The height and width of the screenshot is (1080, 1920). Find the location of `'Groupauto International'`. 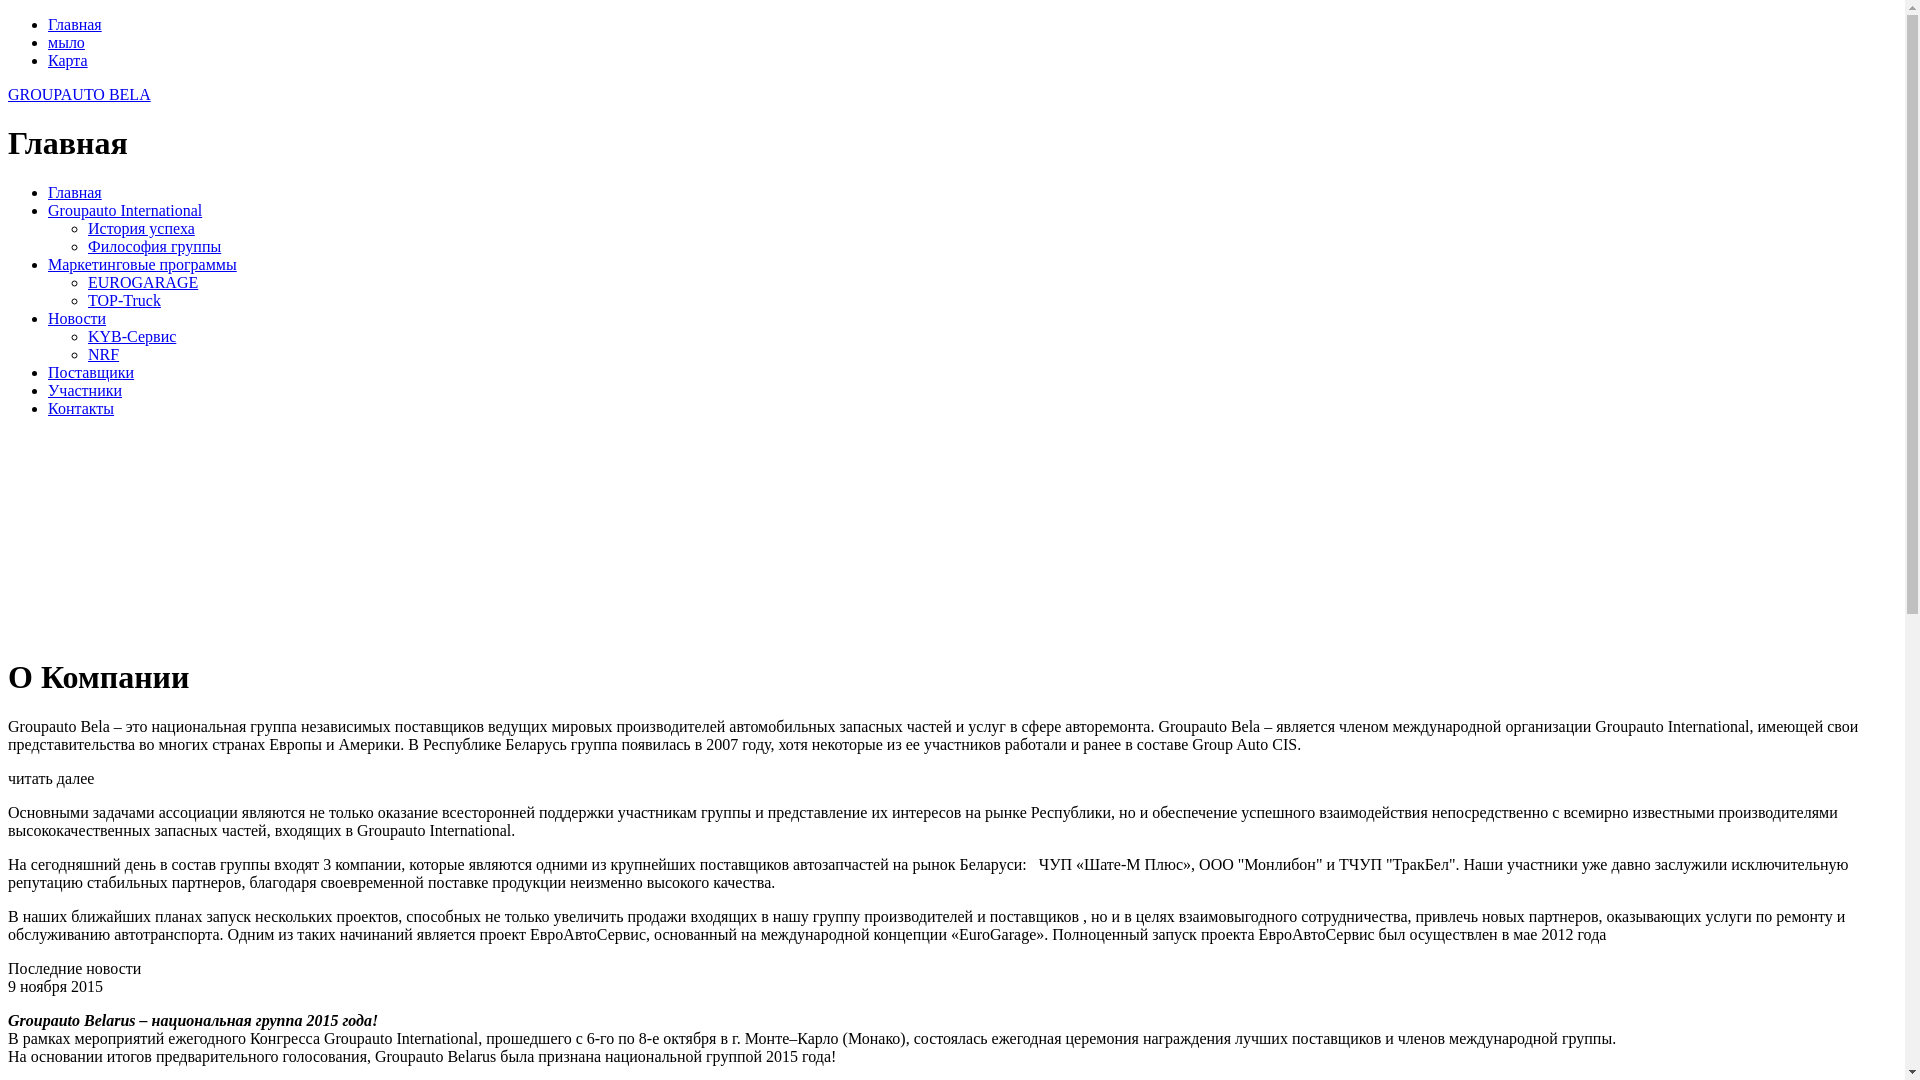

'Groupauto International' is located at coordinates (123, 210).